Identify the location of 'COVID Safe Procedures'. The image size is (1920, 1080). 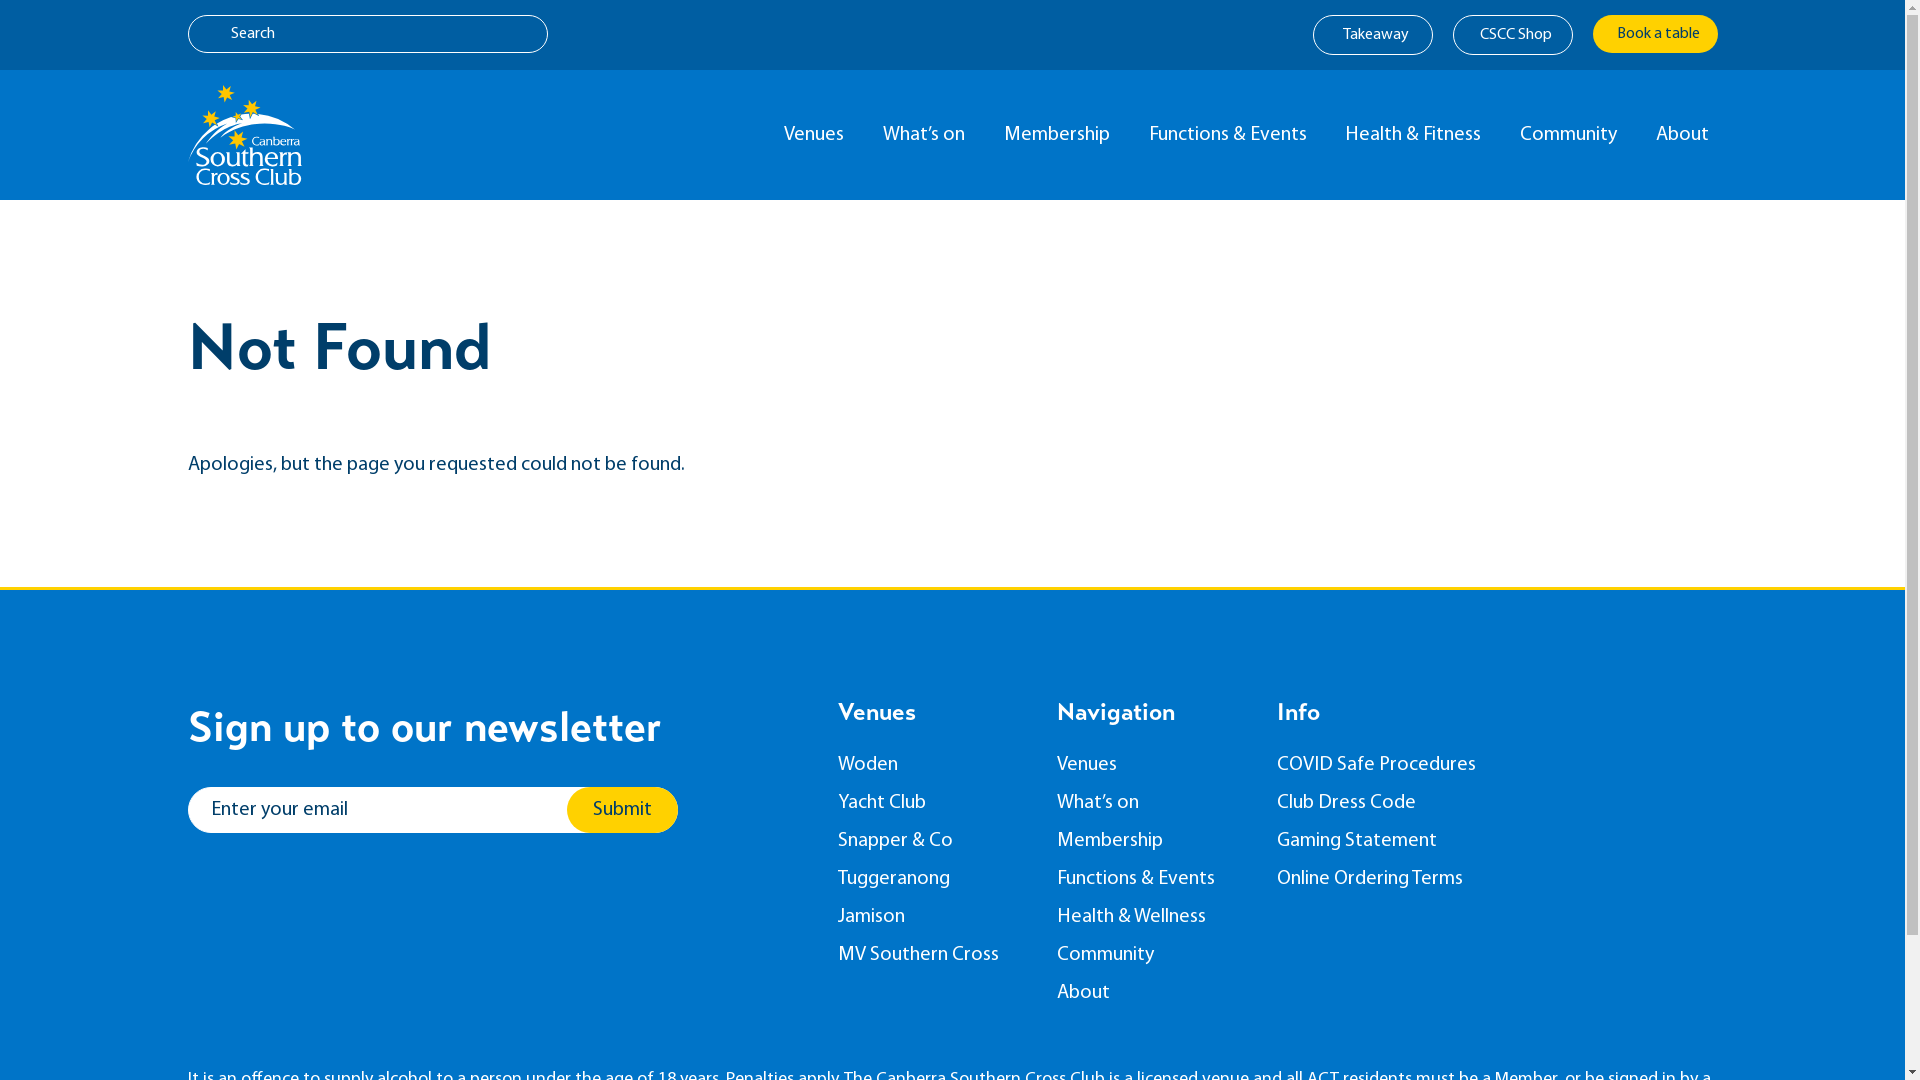
(1386, 764).